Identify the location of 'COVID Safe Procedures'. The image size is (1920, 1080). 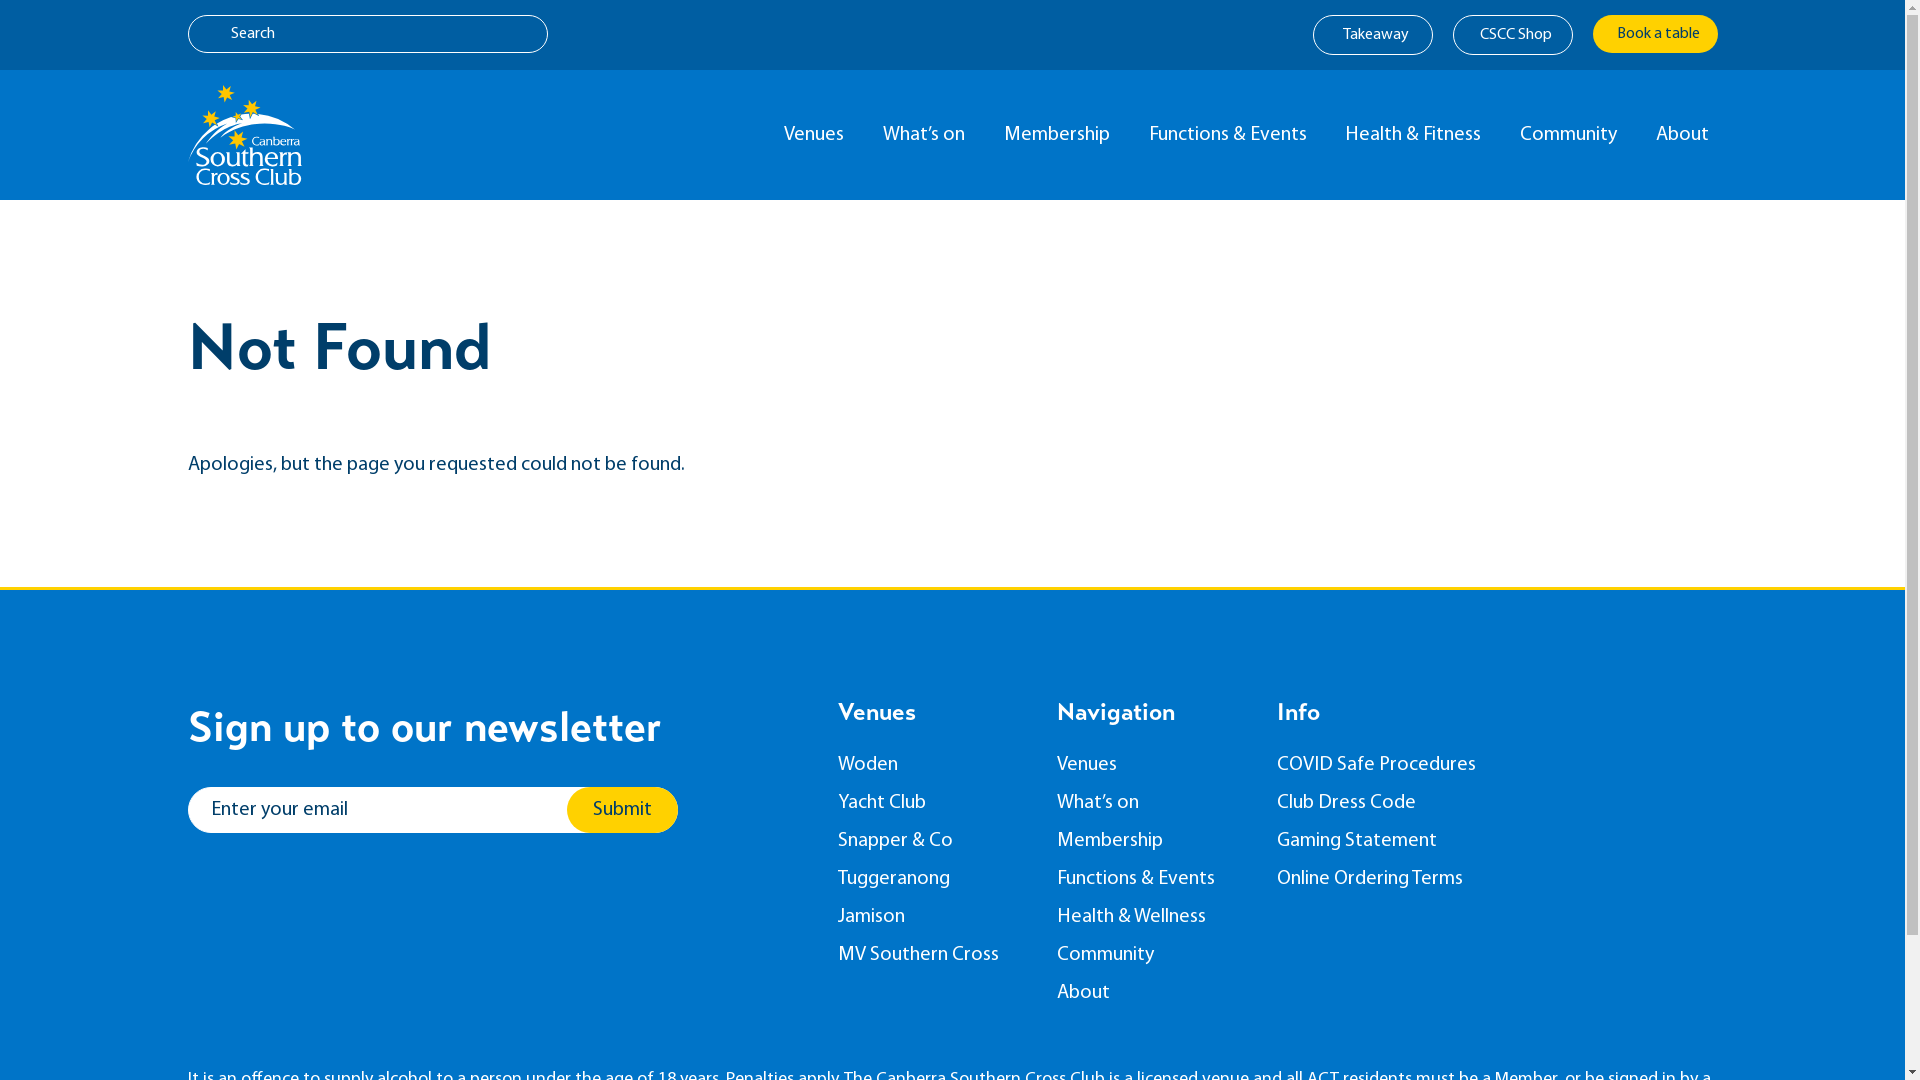
(1386, 764).